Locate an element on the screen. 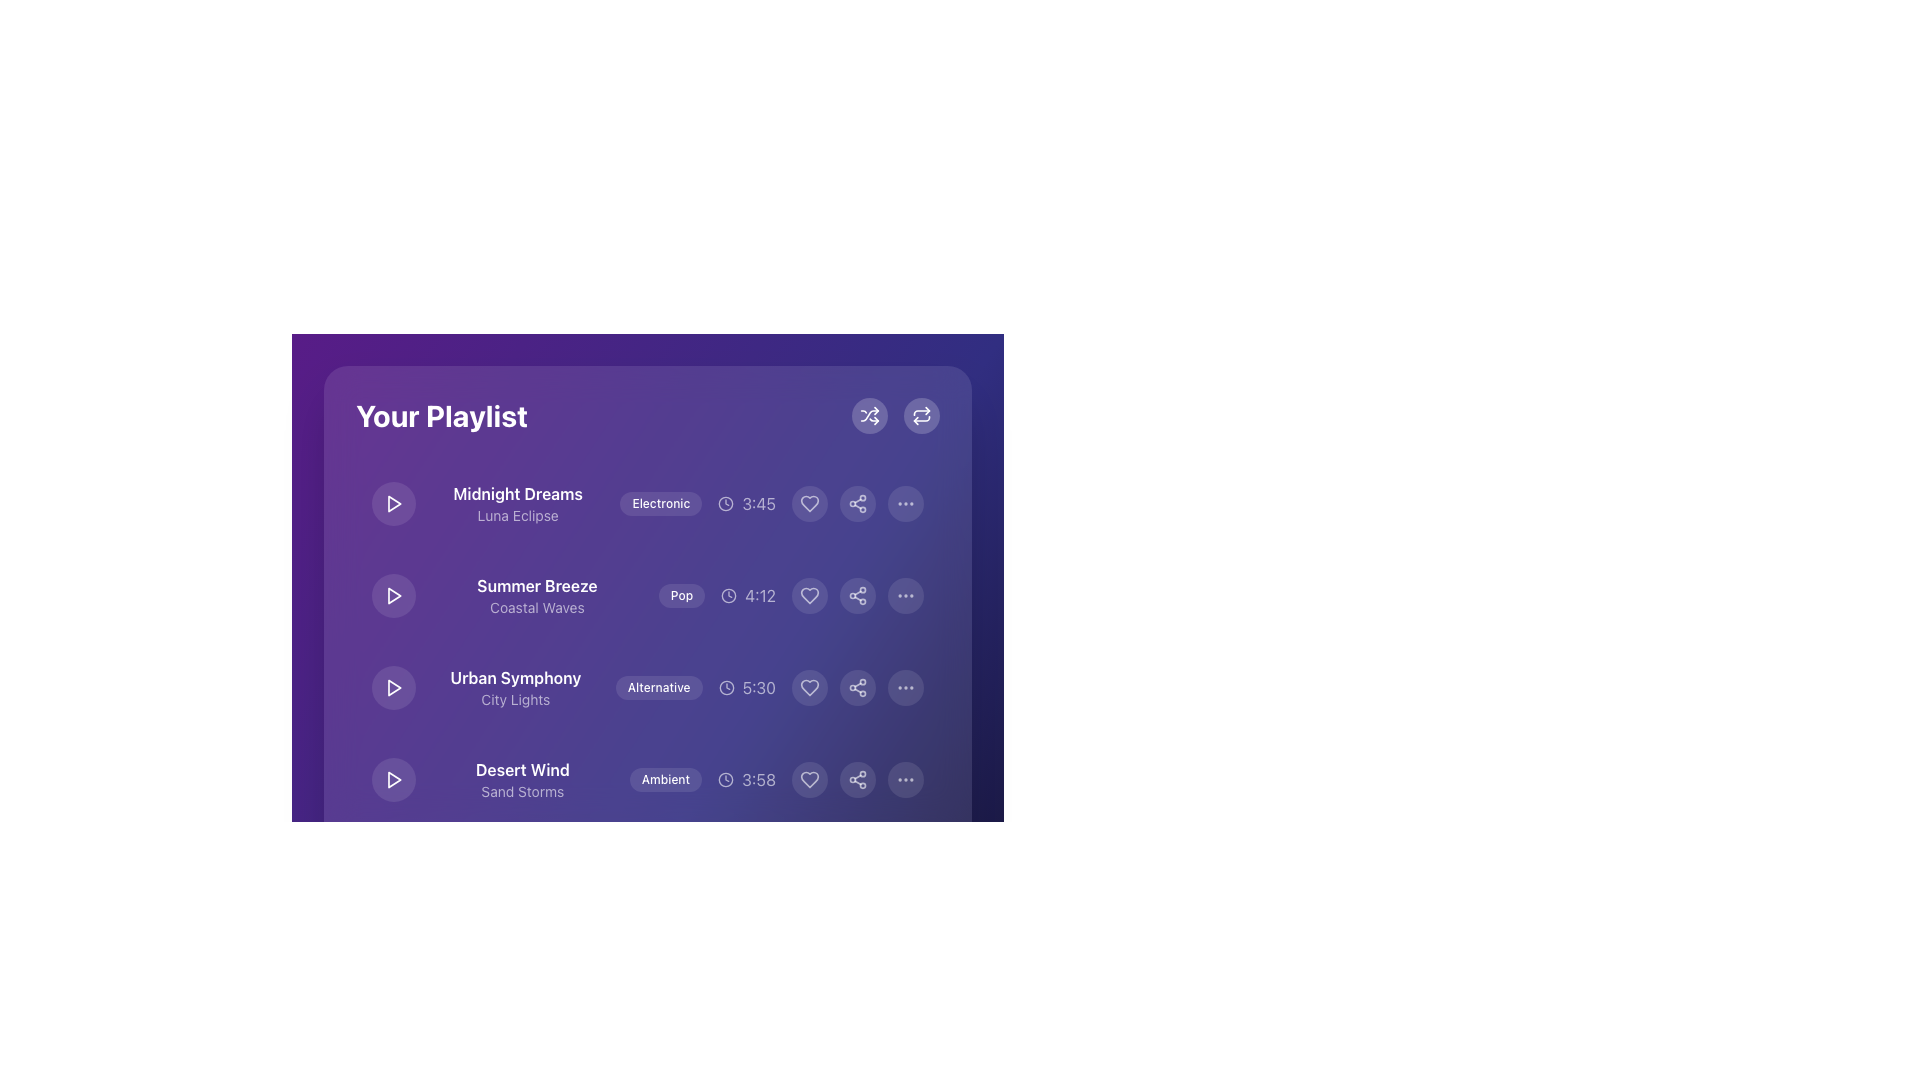 The image size is (1920, 1080). the interactive button with an ellipsis icon located in the bottom-right corner of the 'Desert Wind' playlist item row is located at coordinates (905, 778).